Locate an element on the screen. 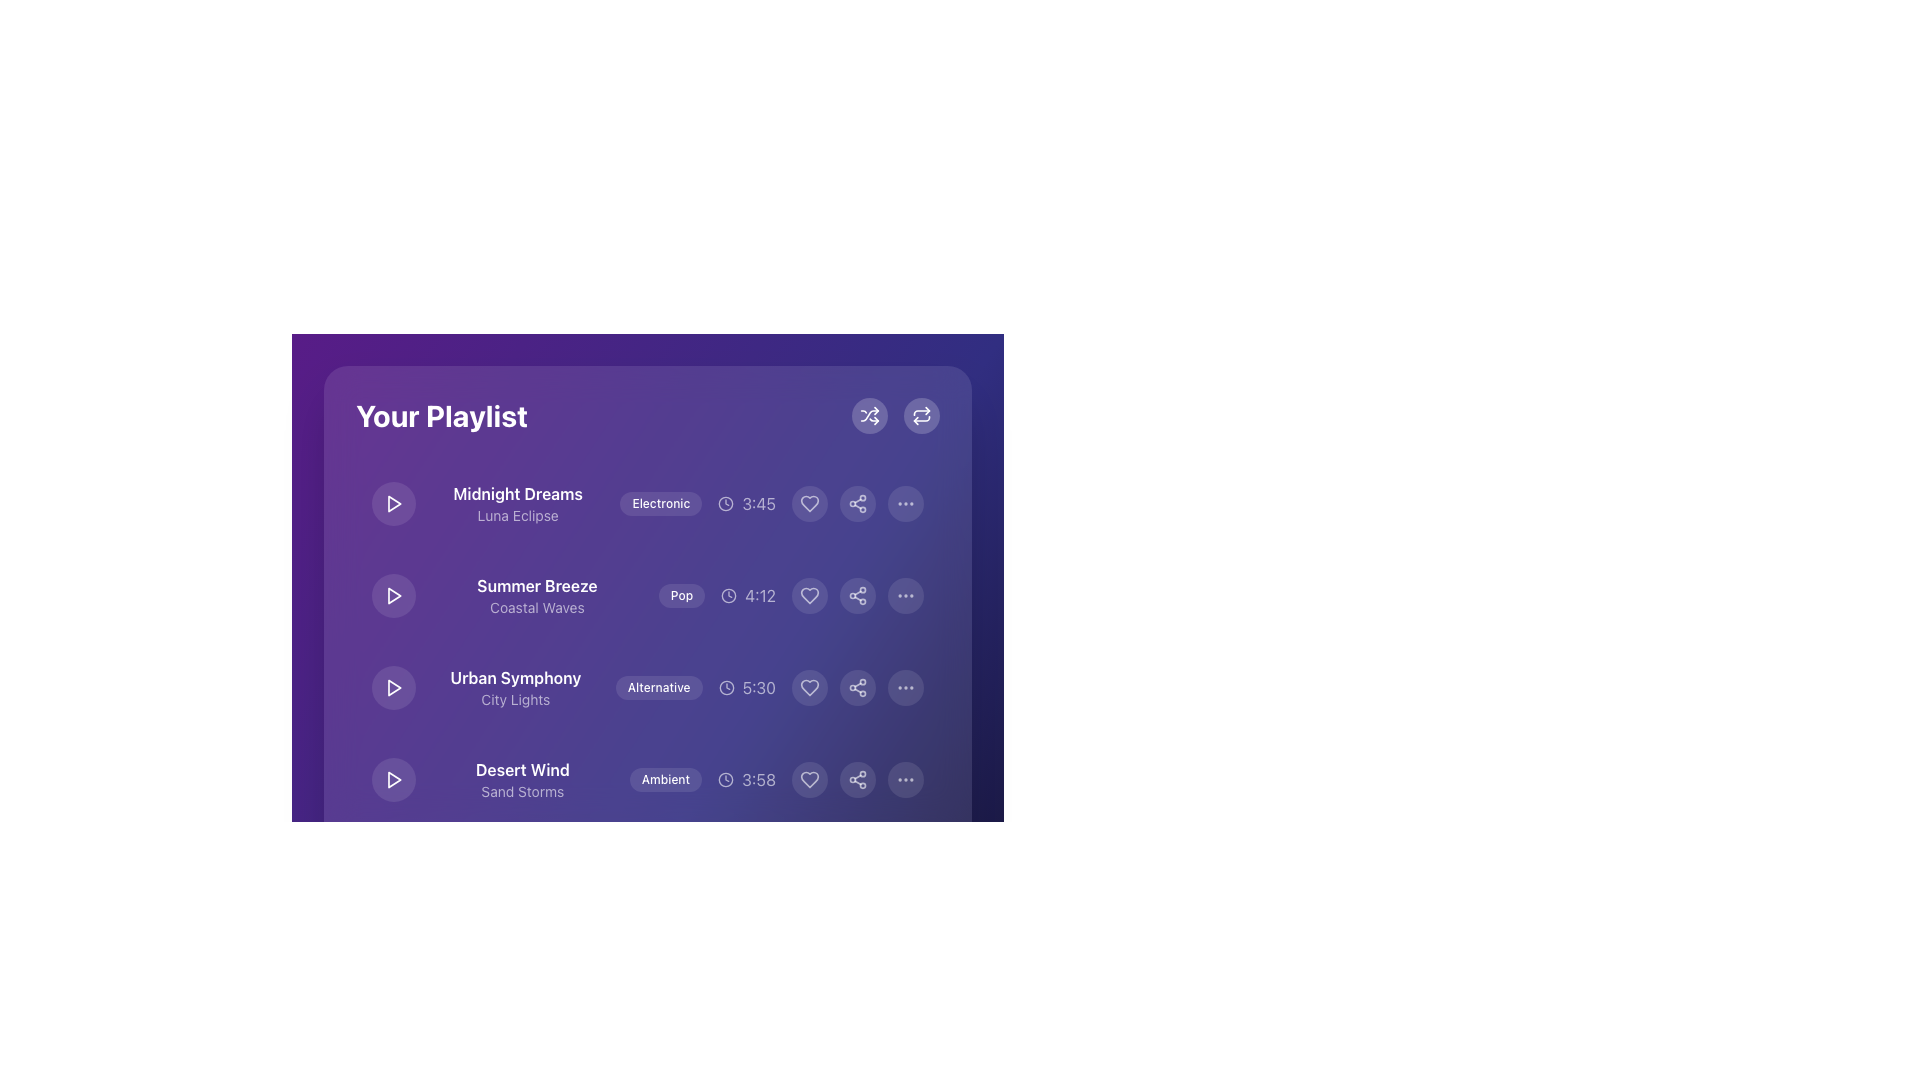 The image size is (1920, 1080). the interactive button with an ellipsis icon located in the bottom-right corner of the 'Desert Wind' playlist item row is located at coordinates (905, 778).